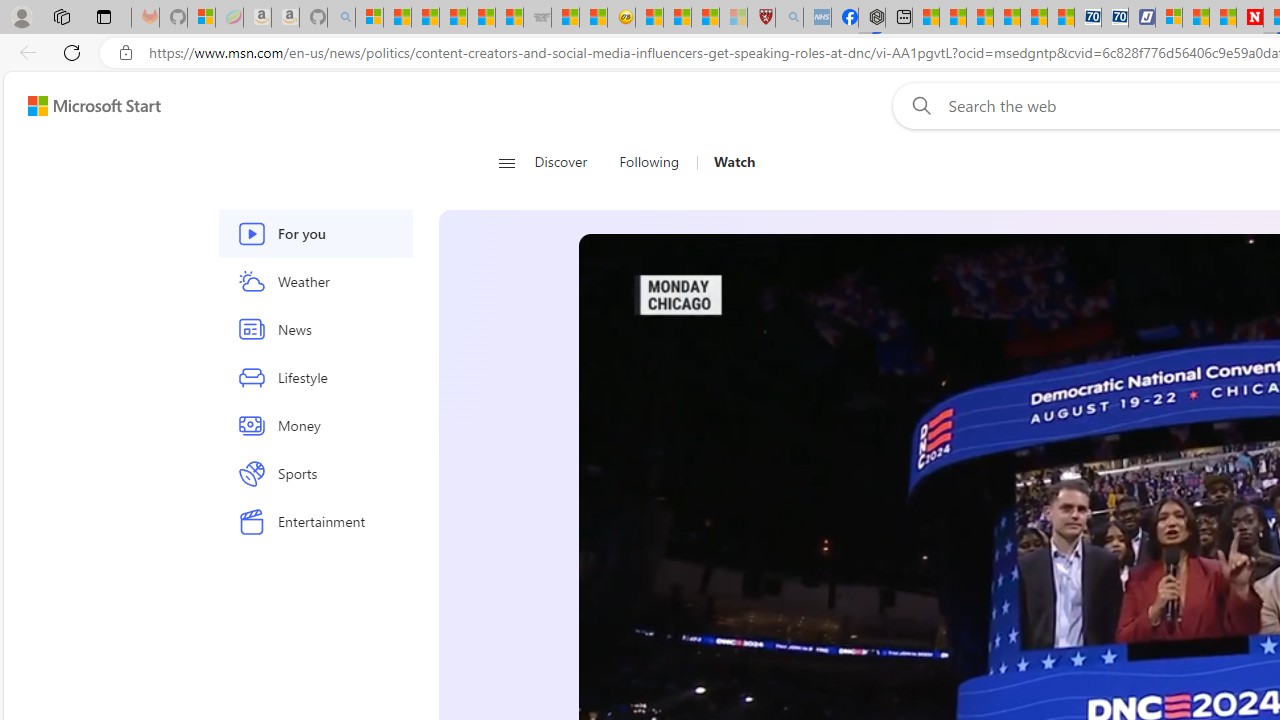 This screenshot has width=1280, height=720. I want to click on 'The Weather Channel - MSN', so click(424, 17).